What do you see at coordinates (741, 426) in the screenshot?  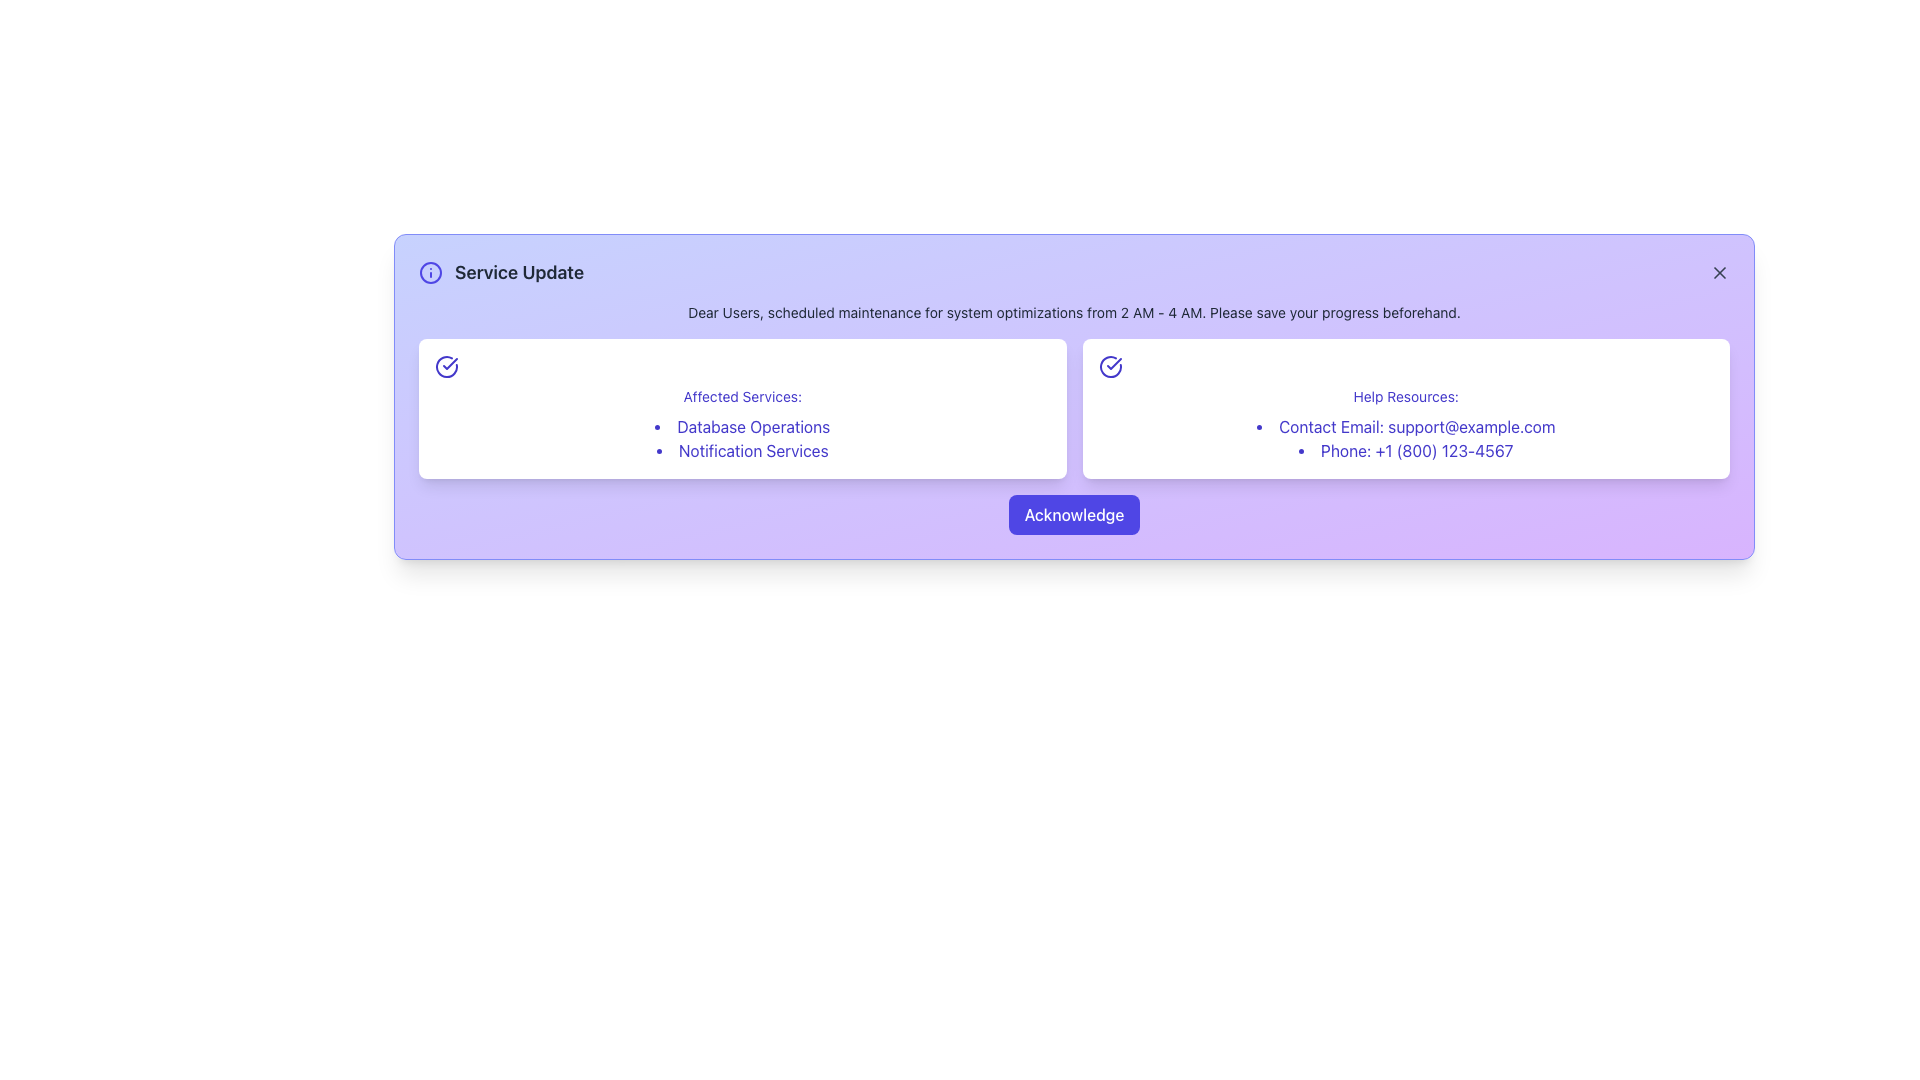 I see `the first informational text item in the bulleted list under the heading 'Affected Services:'` at bounding box center [741, 426].